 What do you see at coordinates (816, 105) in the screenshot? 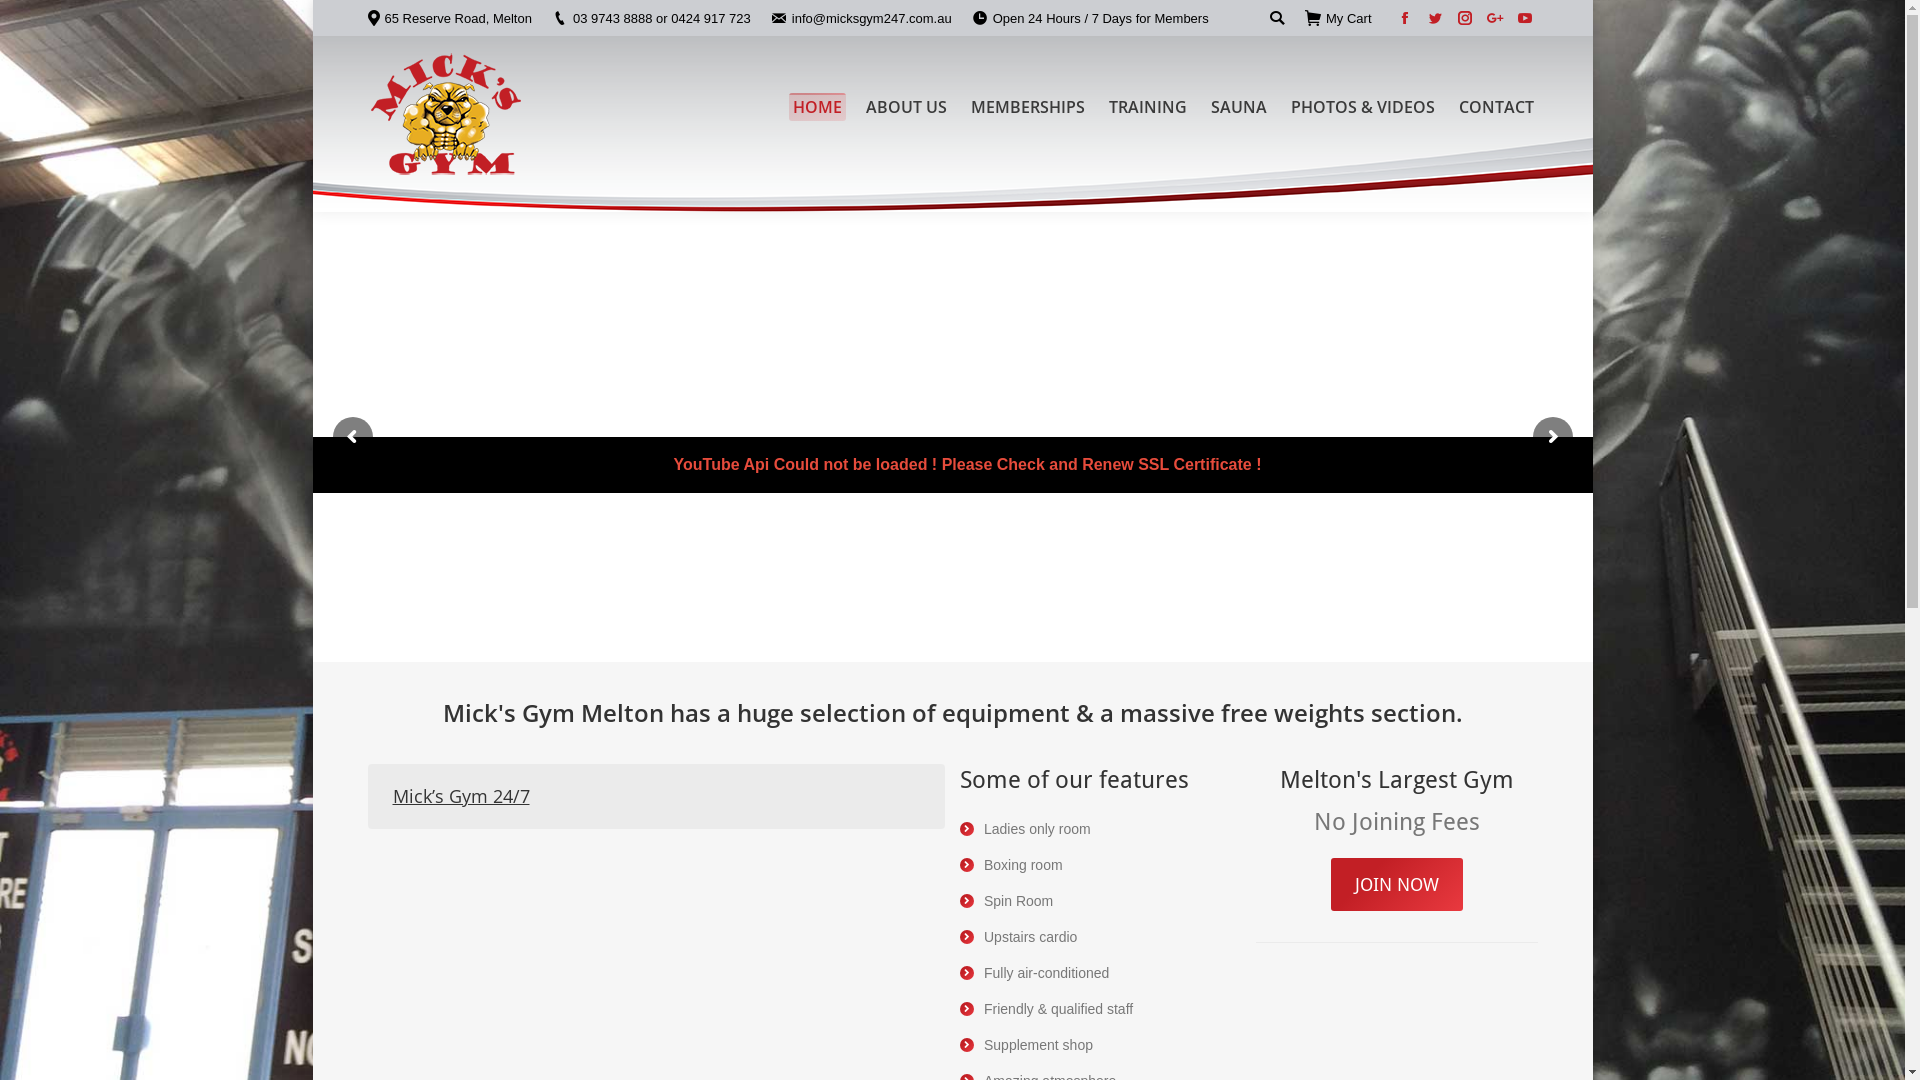
I see `'HOME'` at bounding box center [816, 105].